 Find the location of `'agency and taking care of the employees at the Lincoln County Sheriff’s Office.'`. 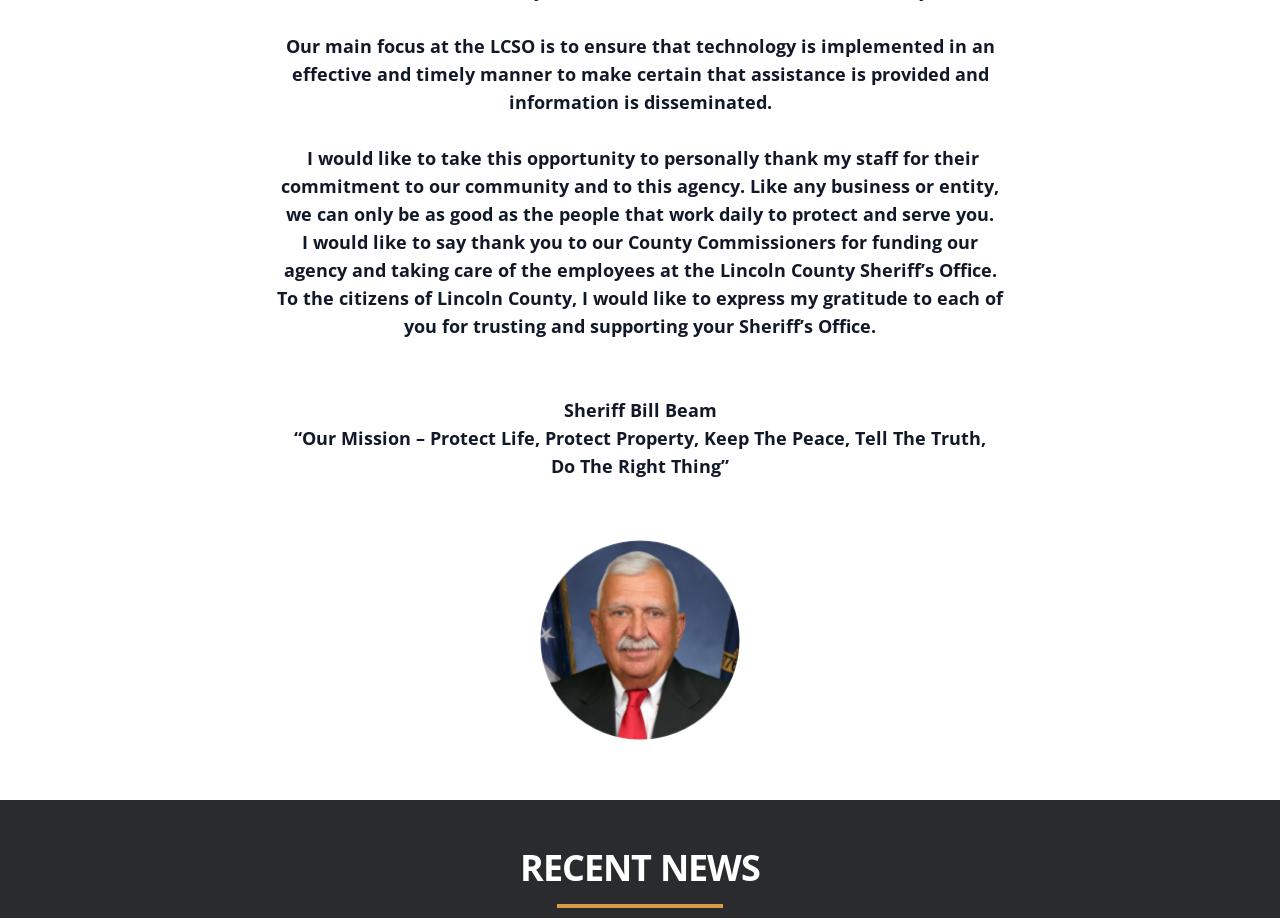

'agency and taking care of the employees at the Lincoln County Sheriff’s Office.' is located at coordinates (638, 267).